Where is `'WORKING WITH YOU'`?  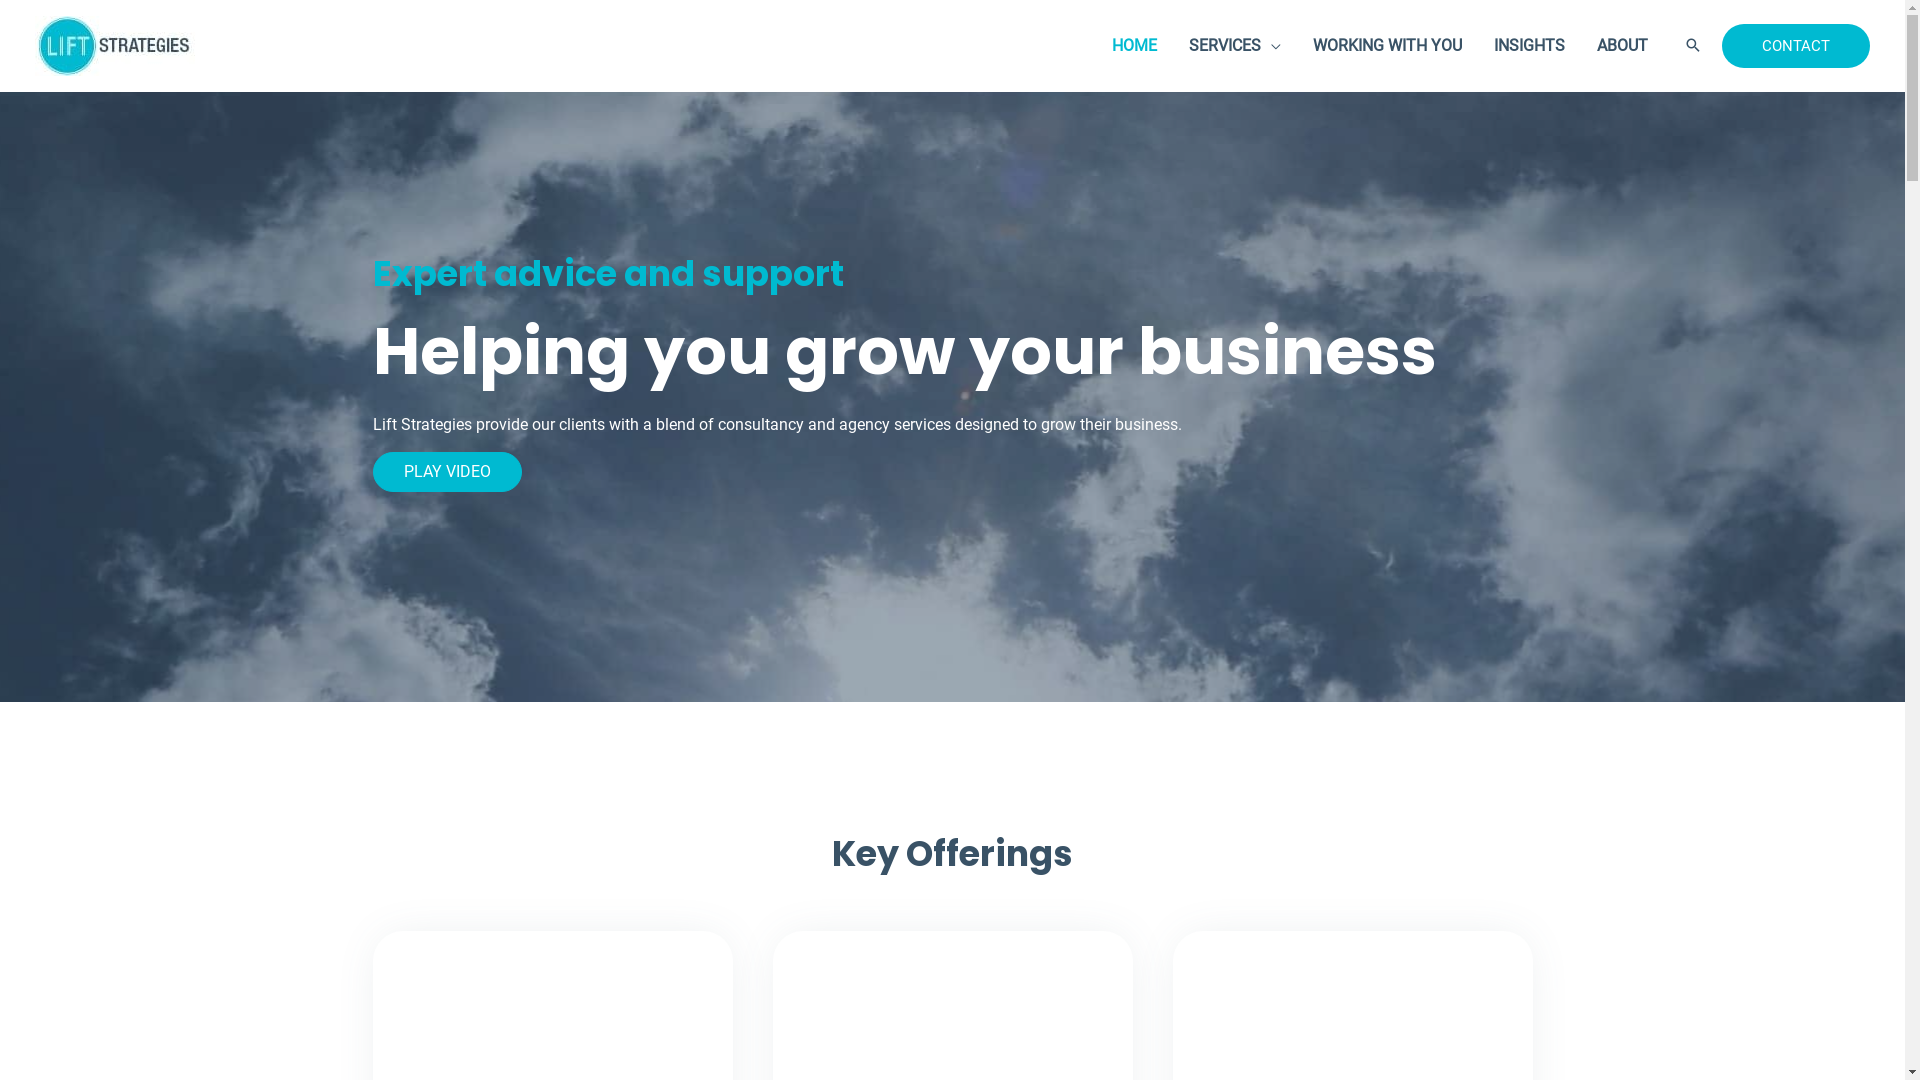 'WORKING WITH YOU' is located at coordinates (1386, 45).